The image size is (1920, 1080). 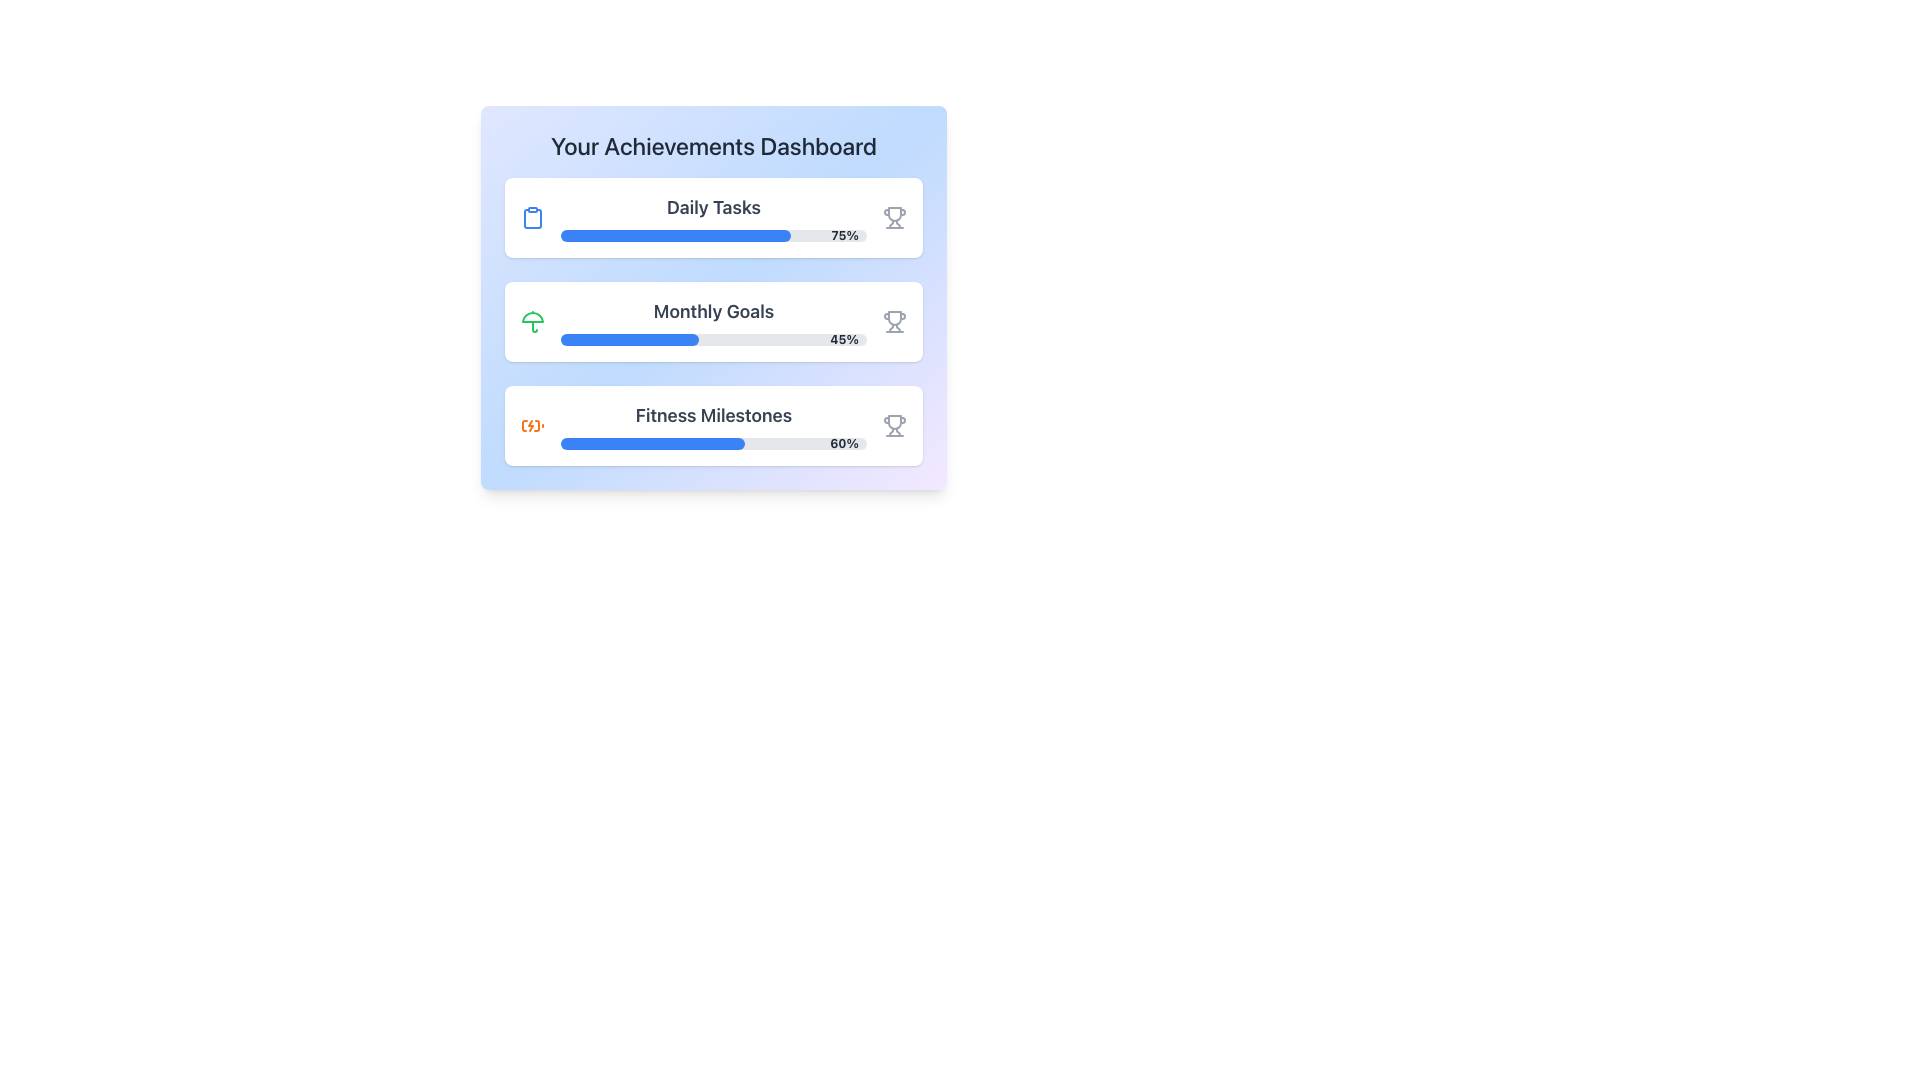 I want to click on displayed text '45%' from the Text Label that indicates the current progress percentage of the 'Monthly Goals' section, located at the right end of the second progress bar on the achievements dashboard, so click(x=848, y=338).